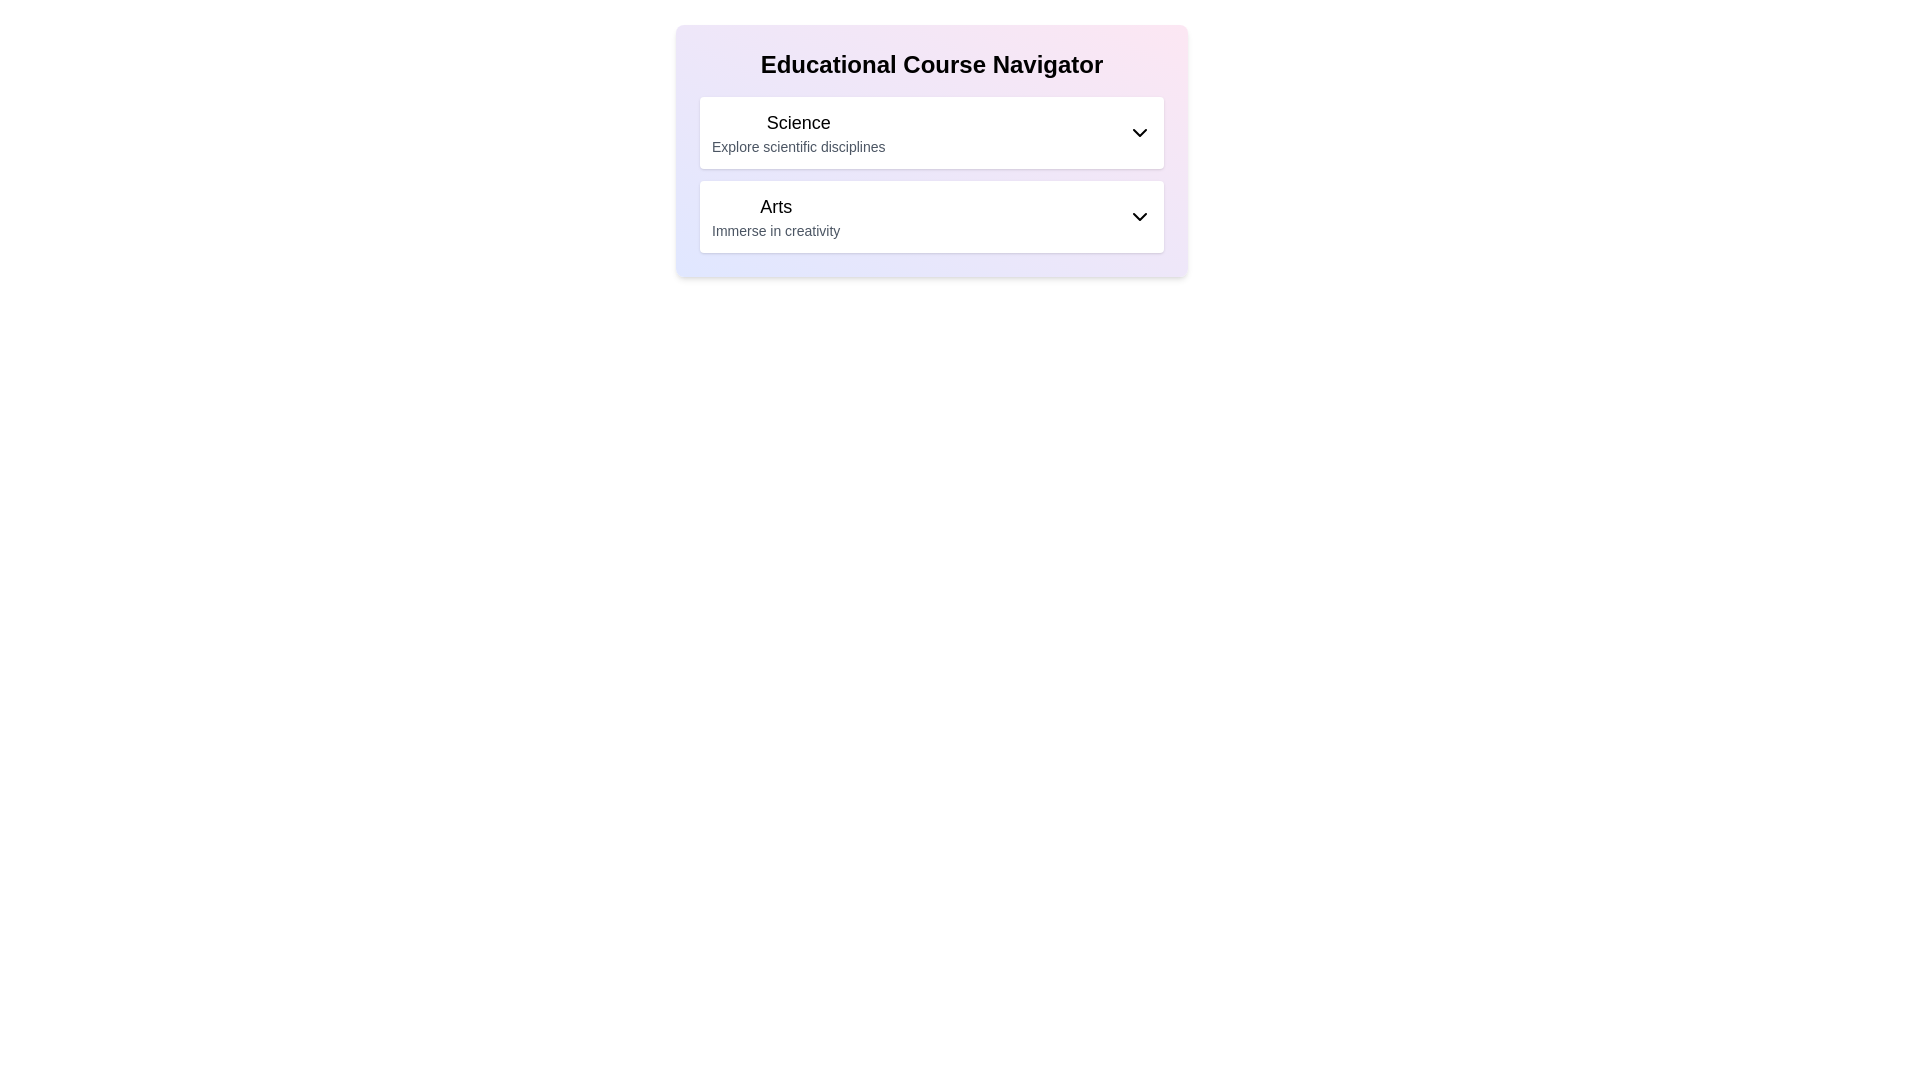 This screenshot has width=1920, height=1080. Describe the element at coordinates (797, 132) in the screenshot. I see `the Text block element displaying 'Science' and 'Explore scientific disciplines', which is located beneath the 'Educational Course Navigator' heading` at that location.